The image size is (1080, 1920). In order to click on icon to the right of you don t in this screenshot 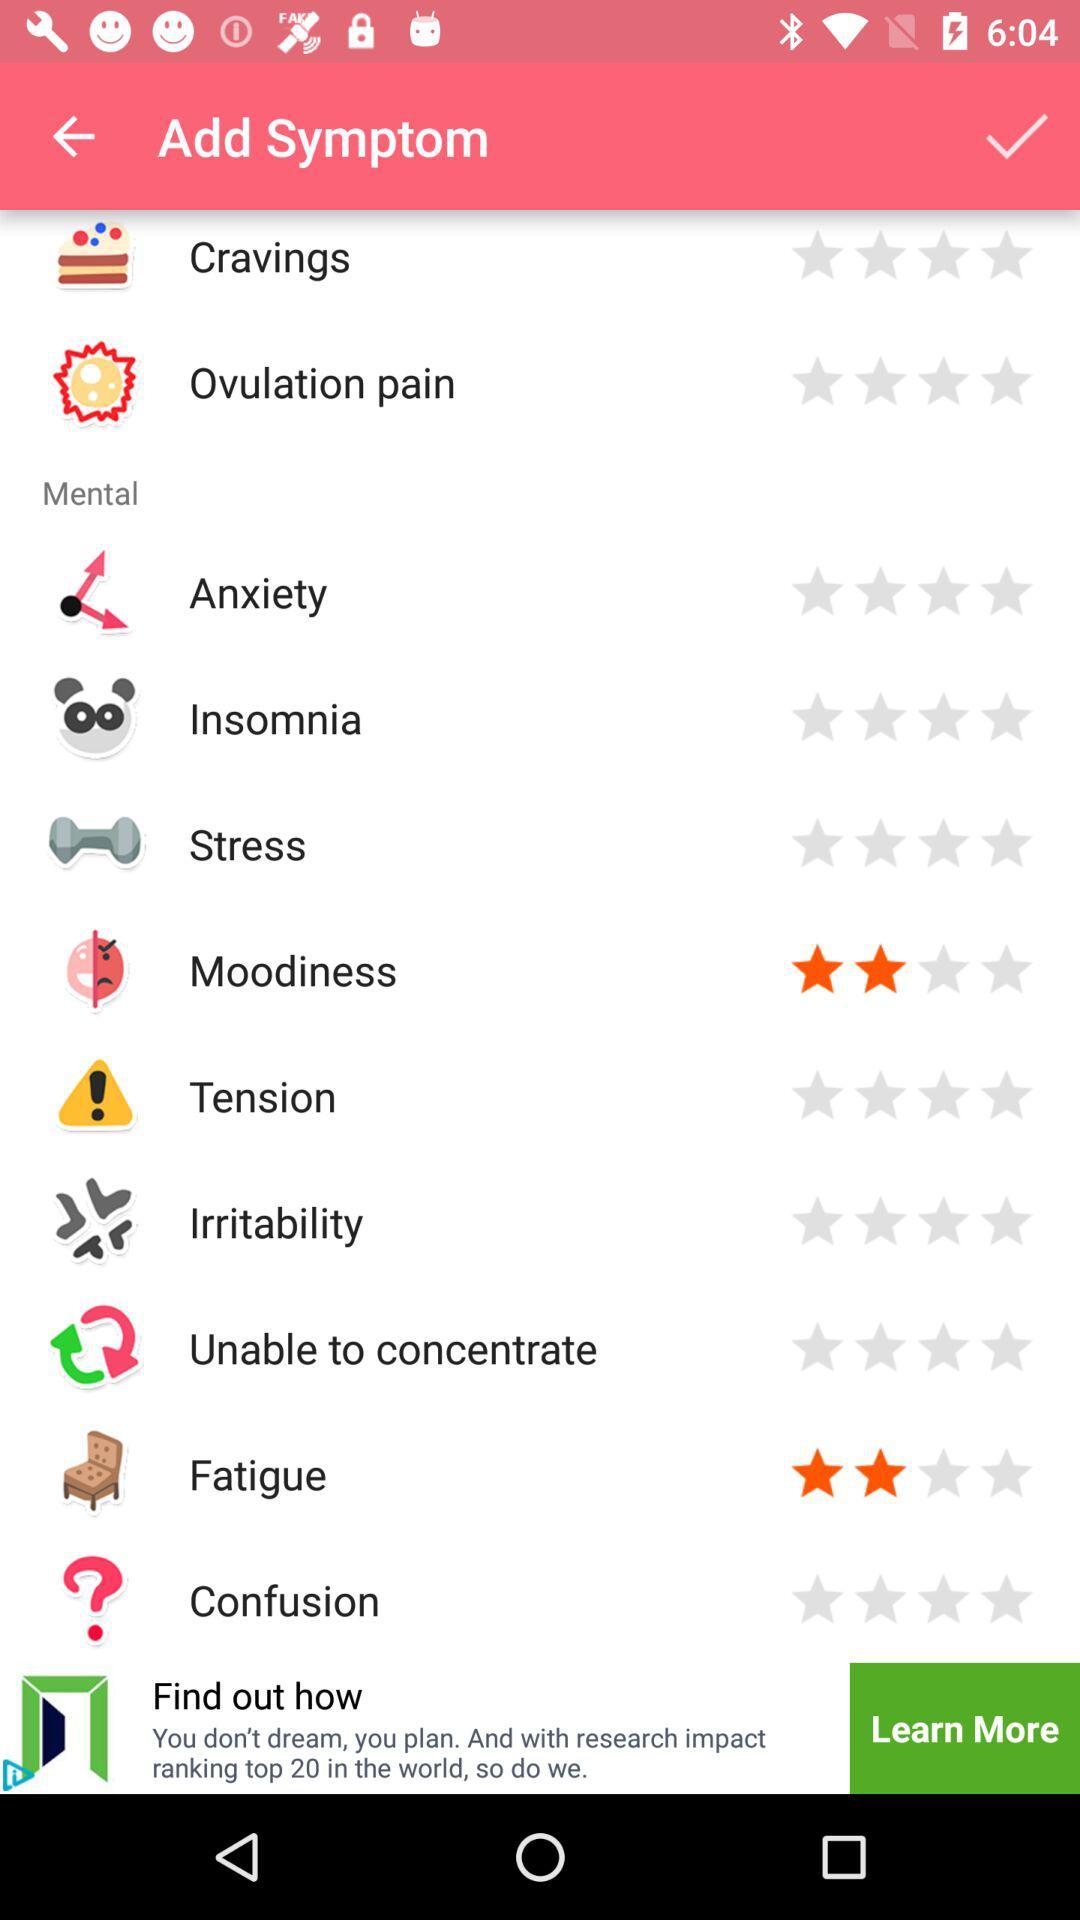, I will do `click(963, 1727)`.